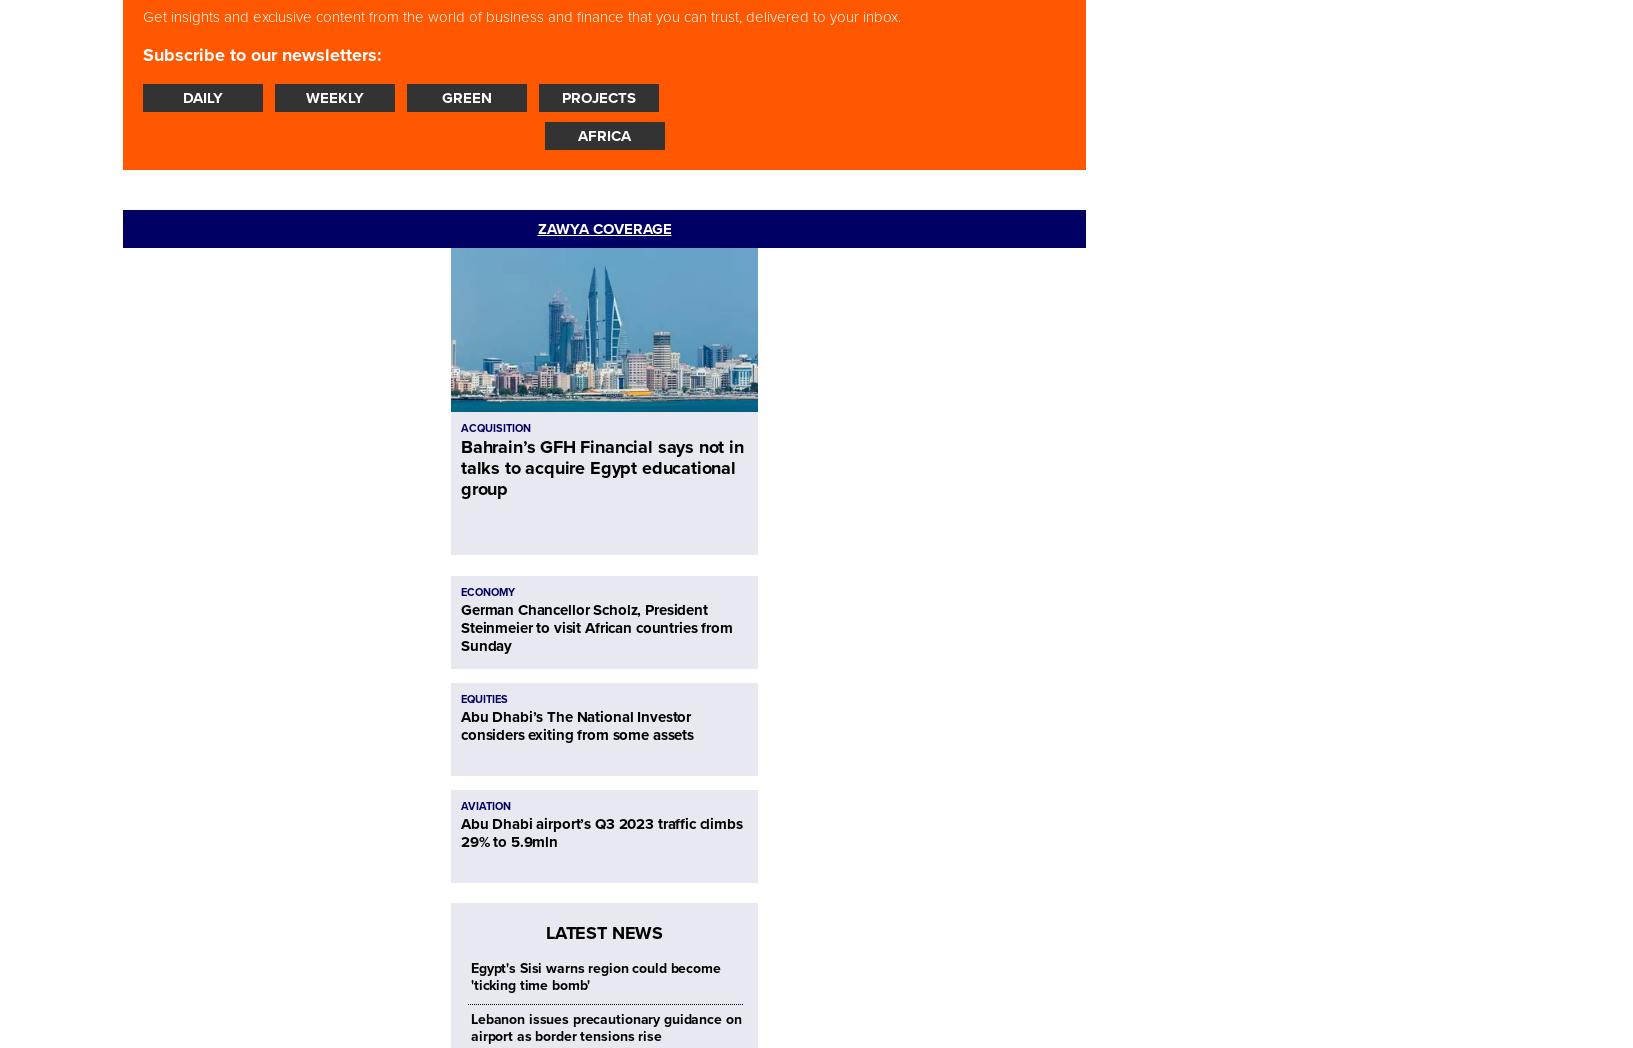 This screenshot has width=1633, height=1048. Describe the element at coordinates (484, 698) in the screenshot. I see `'EQUITIES'` at that location.